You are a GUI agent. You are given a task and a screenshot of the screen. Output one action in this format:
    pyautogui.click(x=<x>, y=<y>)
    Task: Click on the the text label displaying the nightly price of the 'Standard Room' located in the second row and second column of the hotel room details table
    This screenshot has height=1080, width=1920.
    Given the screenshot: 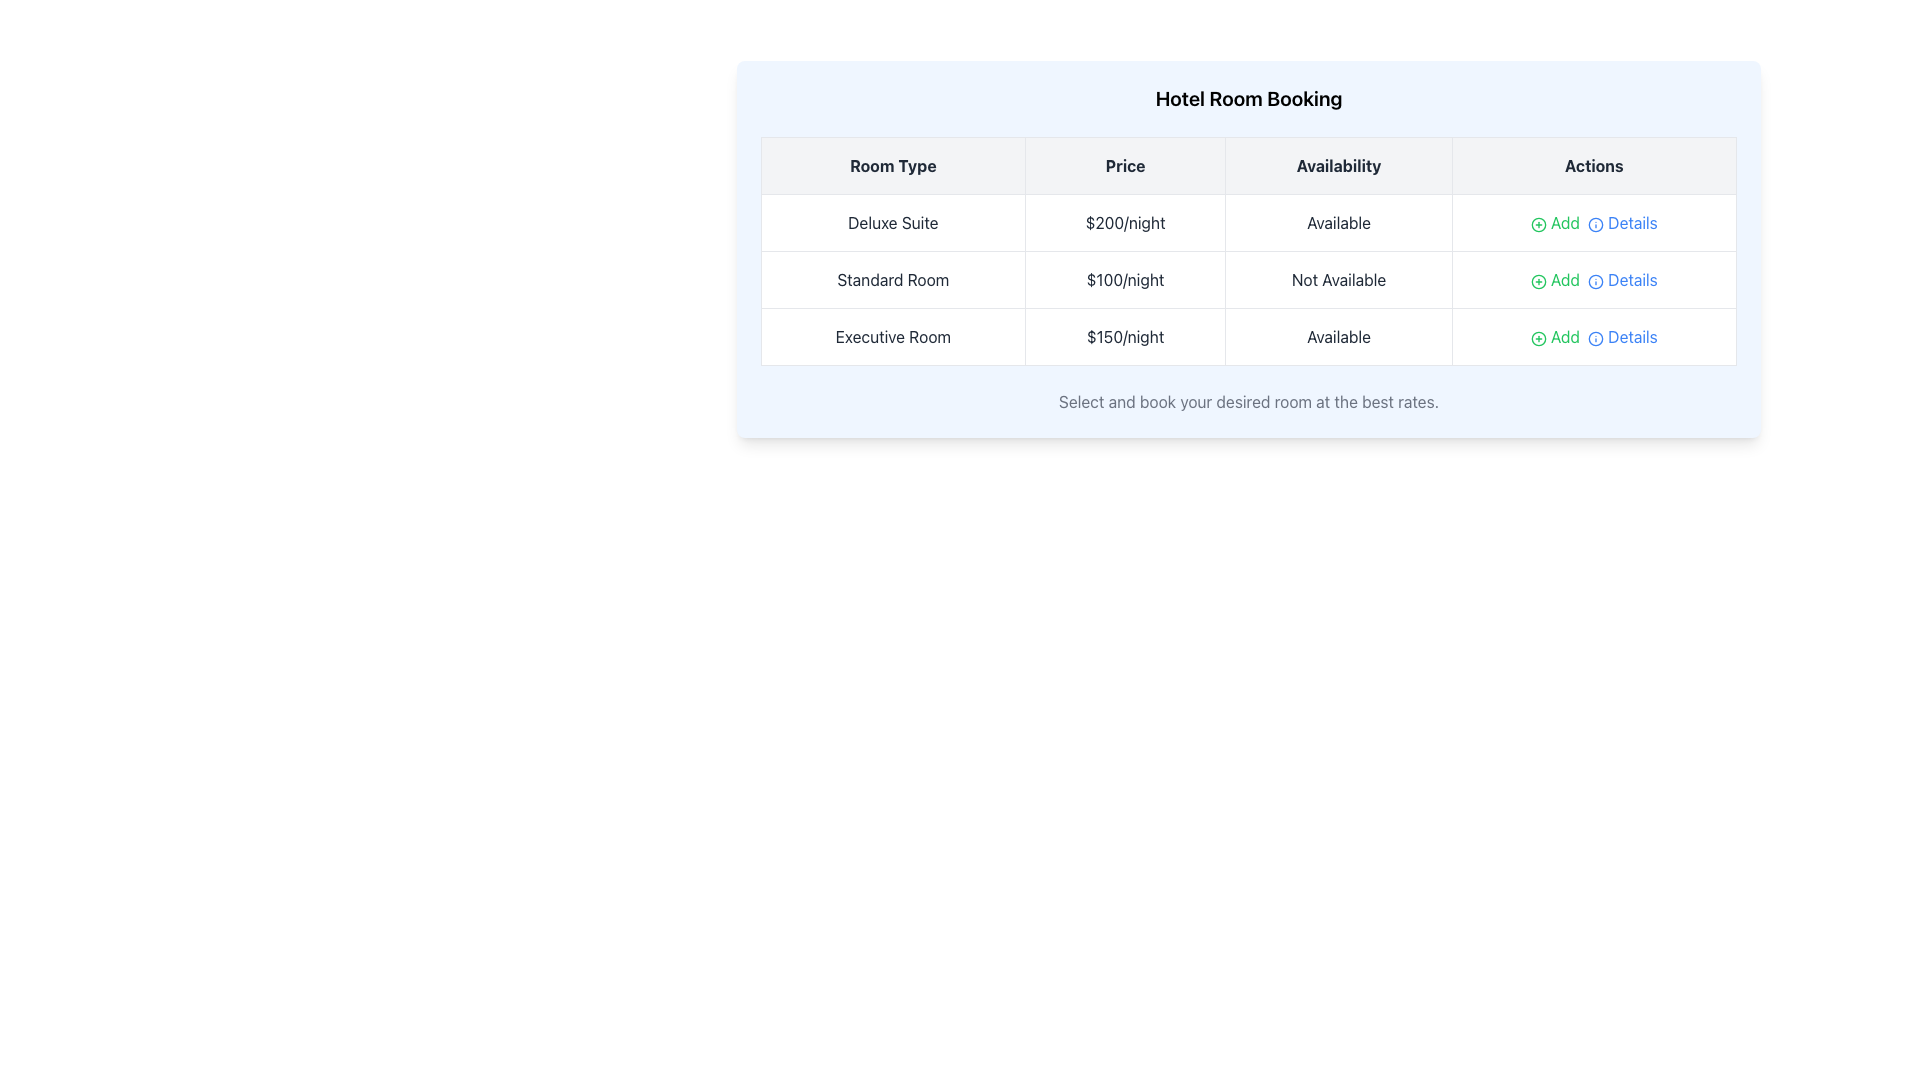 What is the action you would take?
    pyautogui.click(x=1125, y=280)
    